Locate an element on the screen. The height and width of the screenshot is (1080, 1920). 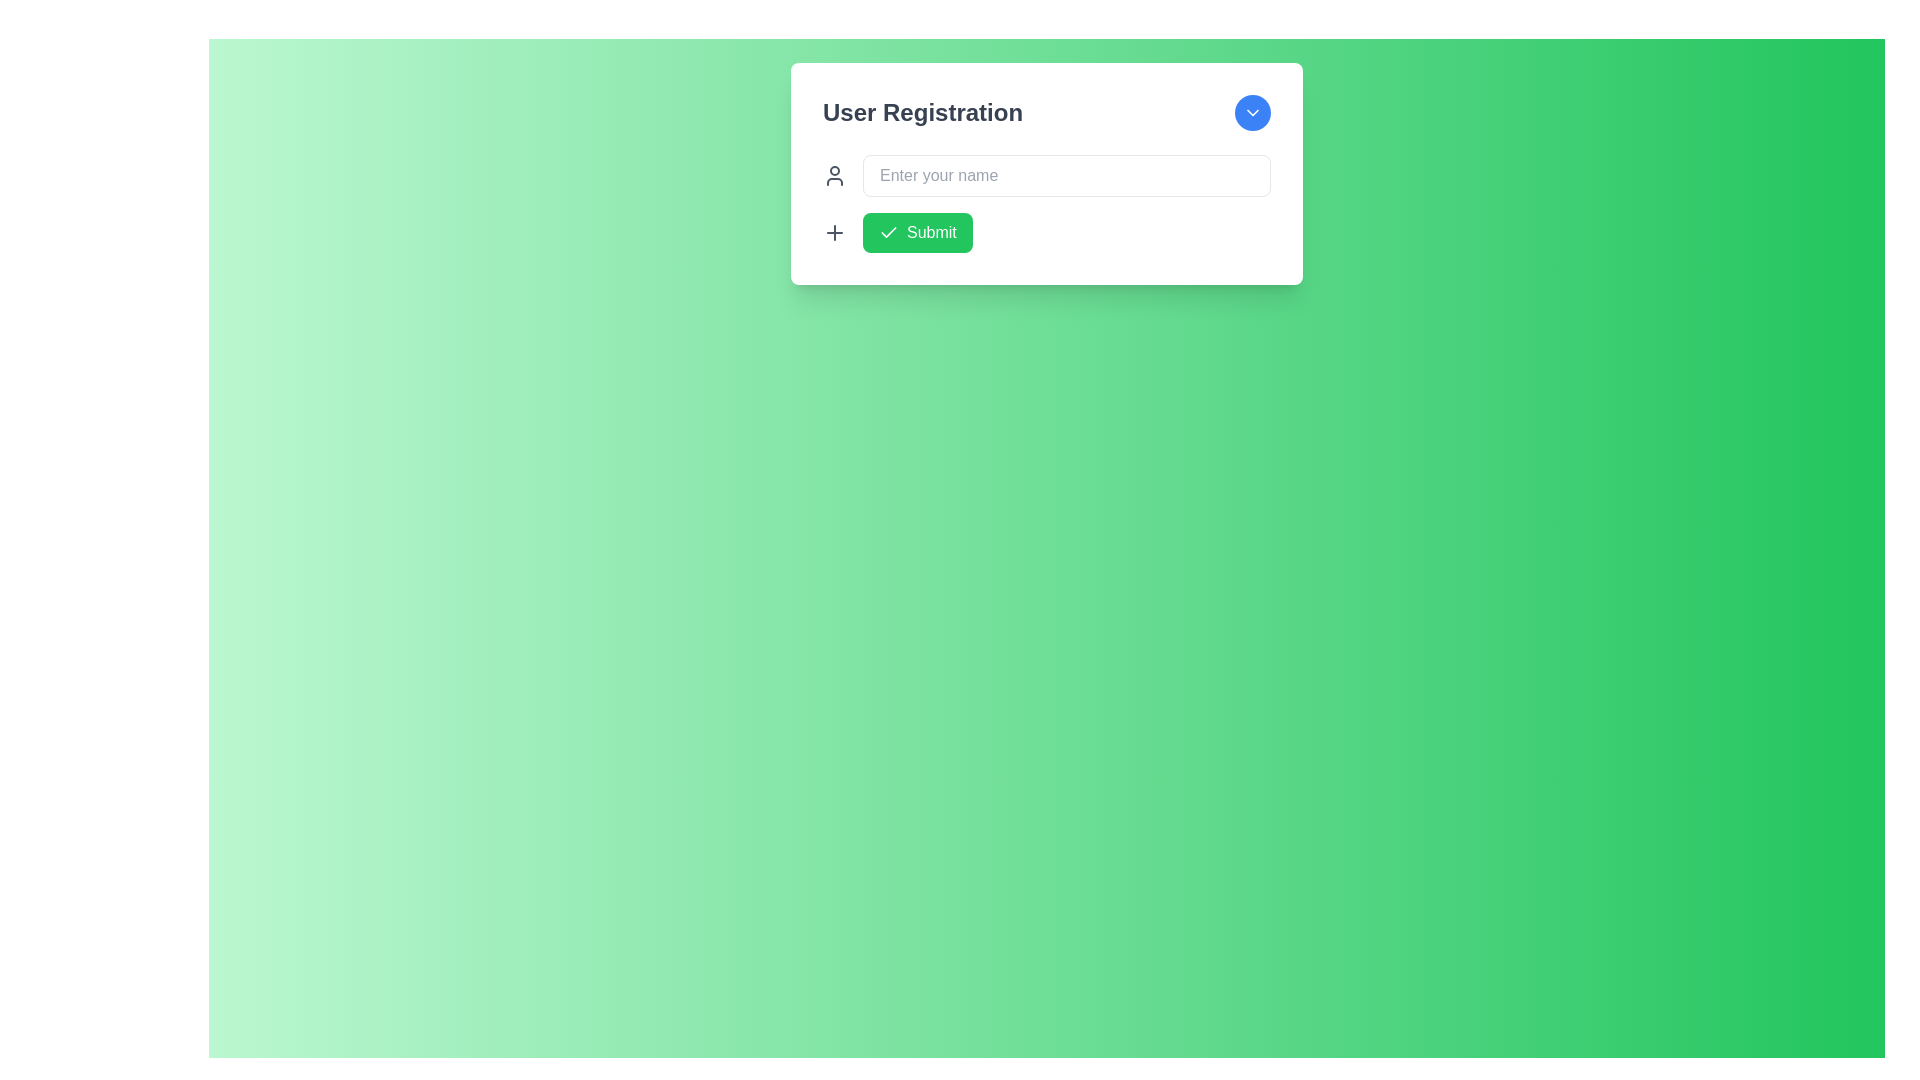
the 'plus' icon, which is a gray stroke graphical button positioned to the left of the 'Submit' button is located at coordinates (835, 231).